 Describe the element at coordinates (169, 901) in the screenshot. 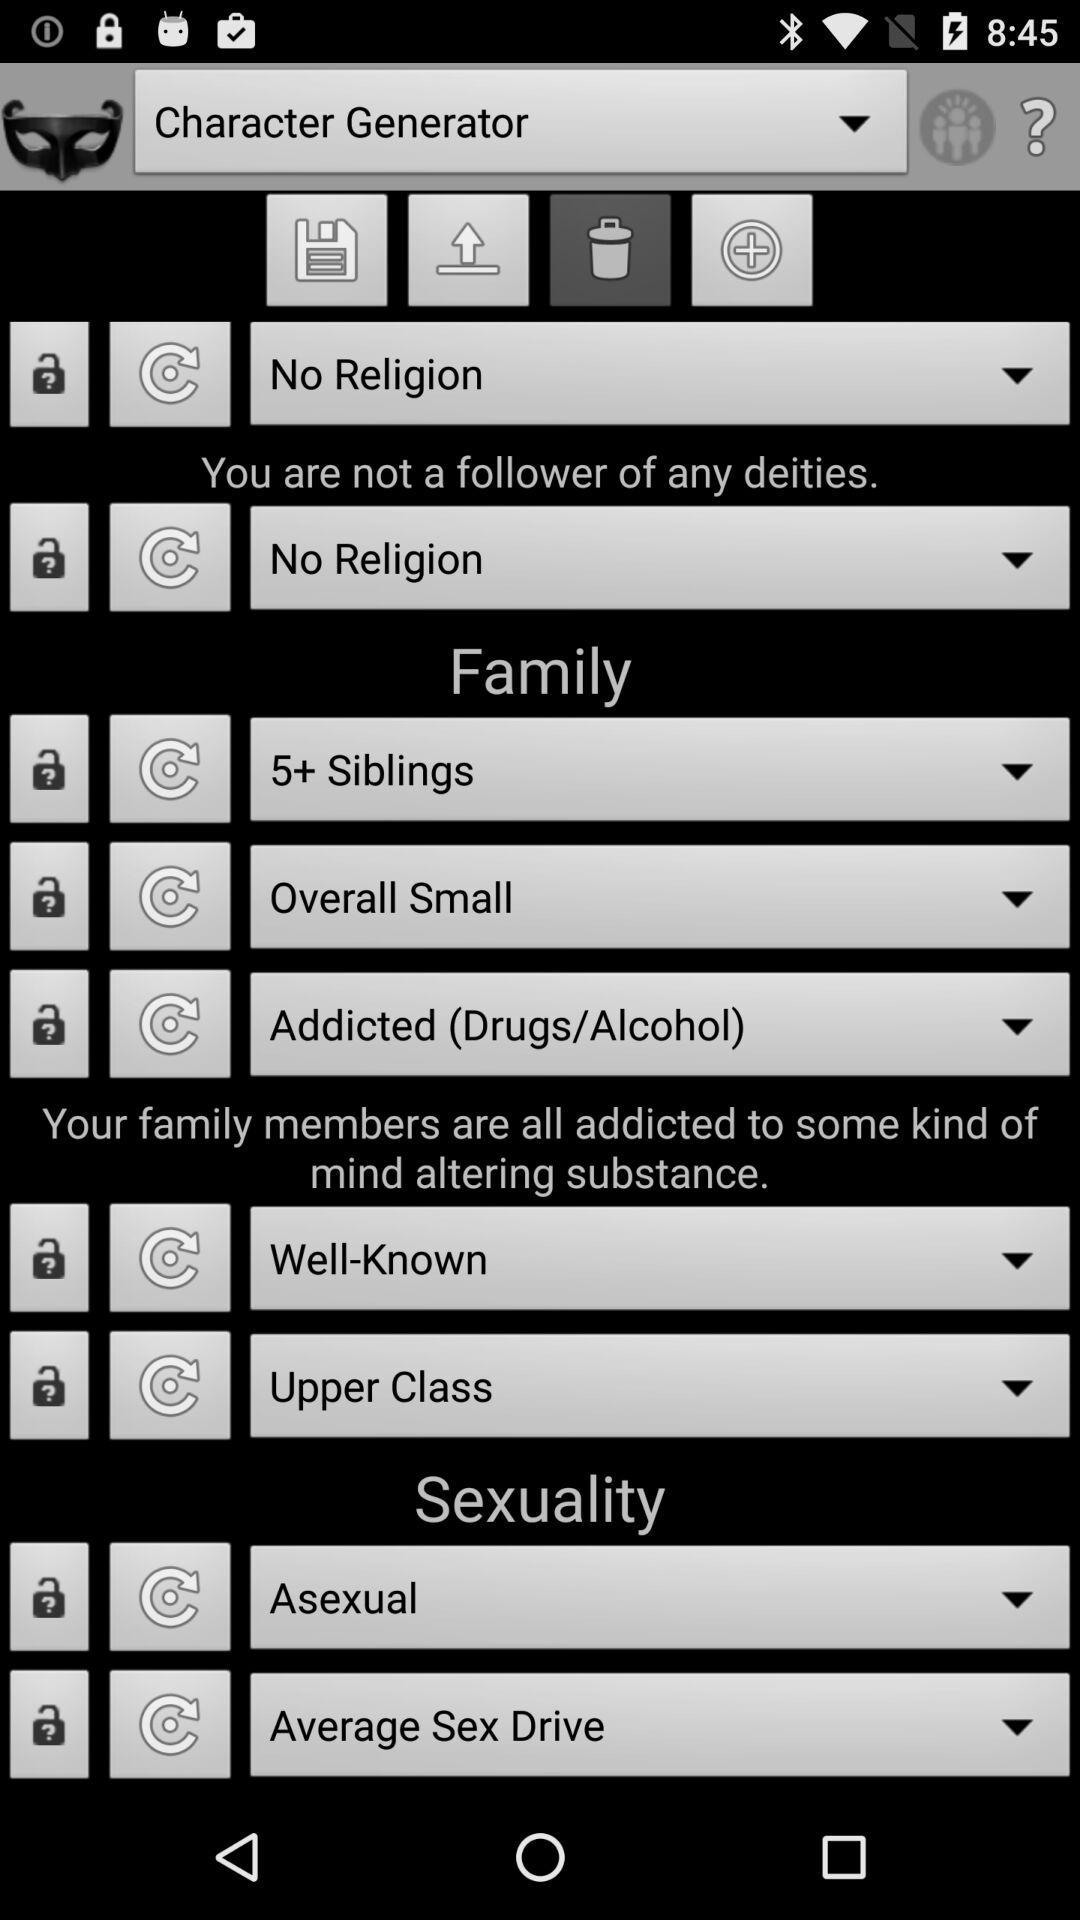

I see `overall small` at that location.